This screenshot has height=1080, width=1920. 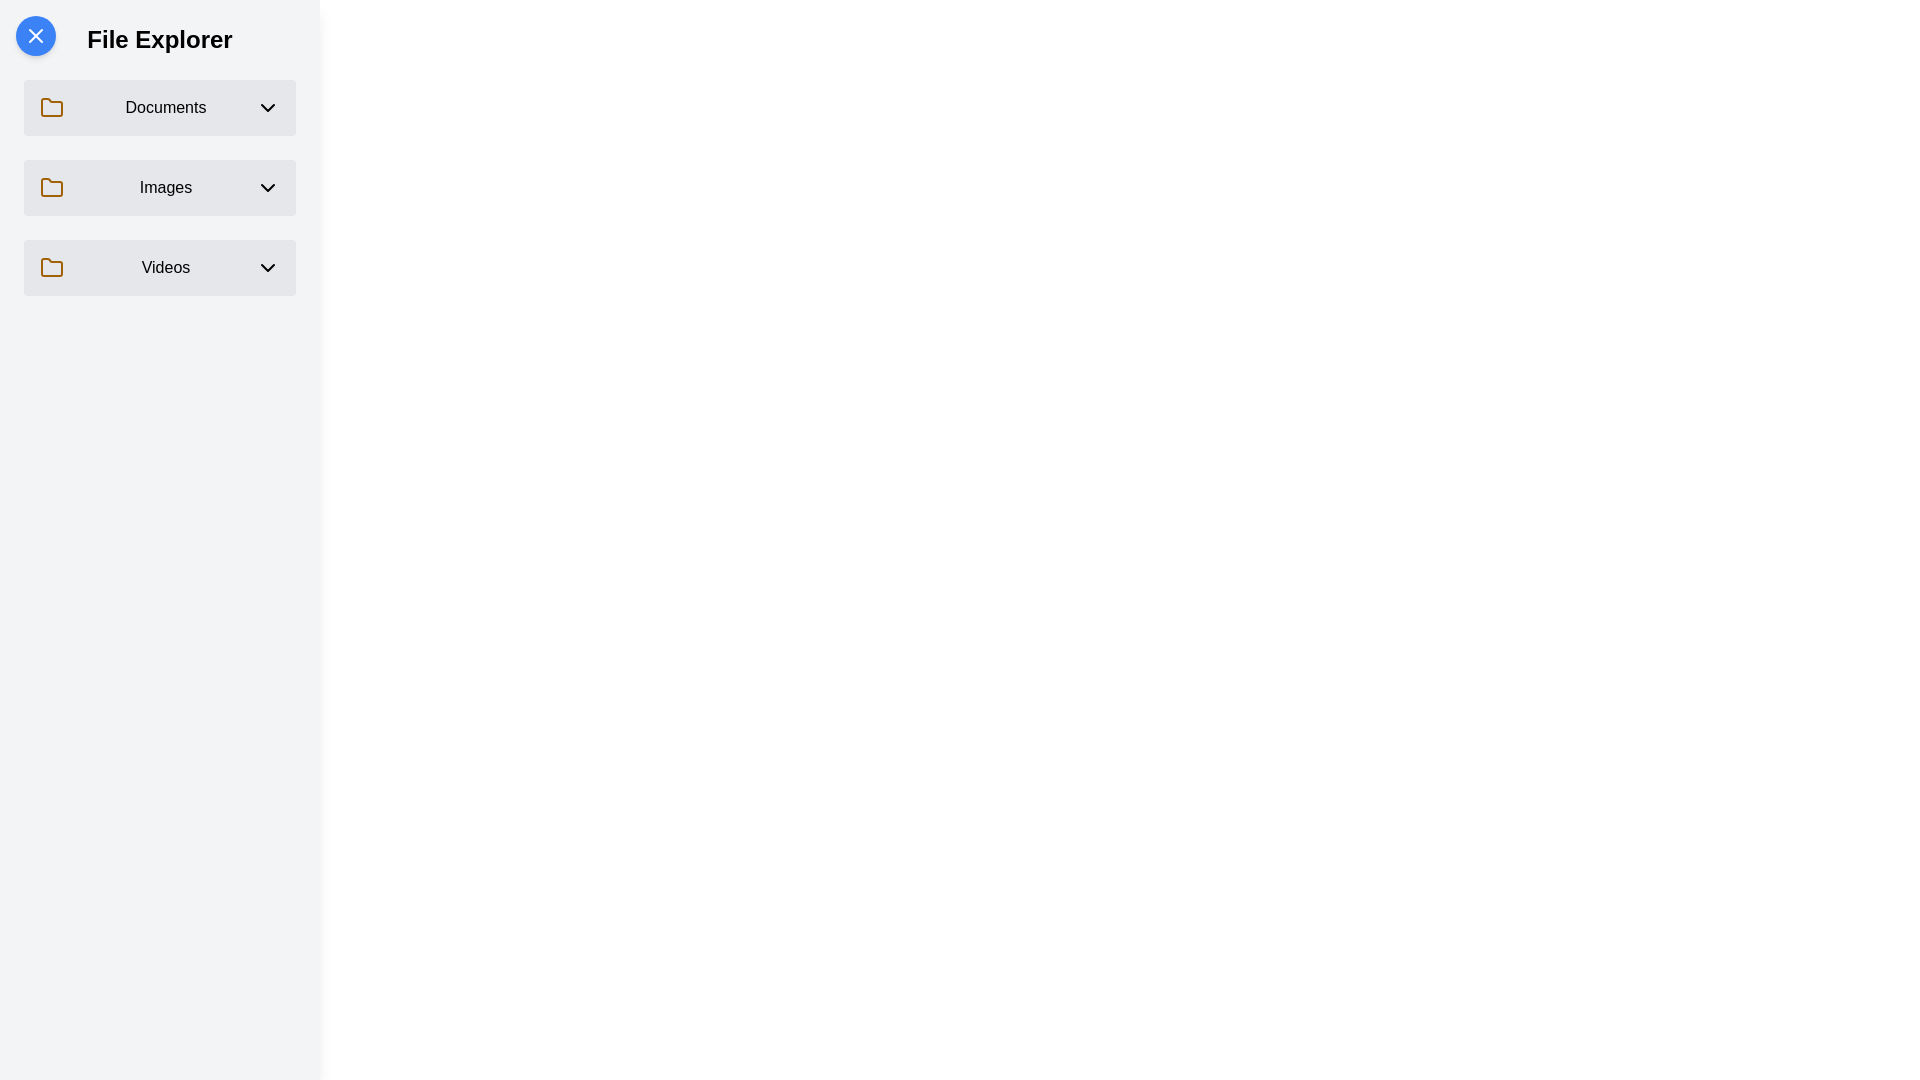 What do you see at coordinates (35, 35) in the screenshot?
I see `the 'X' icon, which is a close/dismissor icon styled as a line drawing within a blue circular background, located at the top-left corner of the interface` at bounding box center [35, 35].